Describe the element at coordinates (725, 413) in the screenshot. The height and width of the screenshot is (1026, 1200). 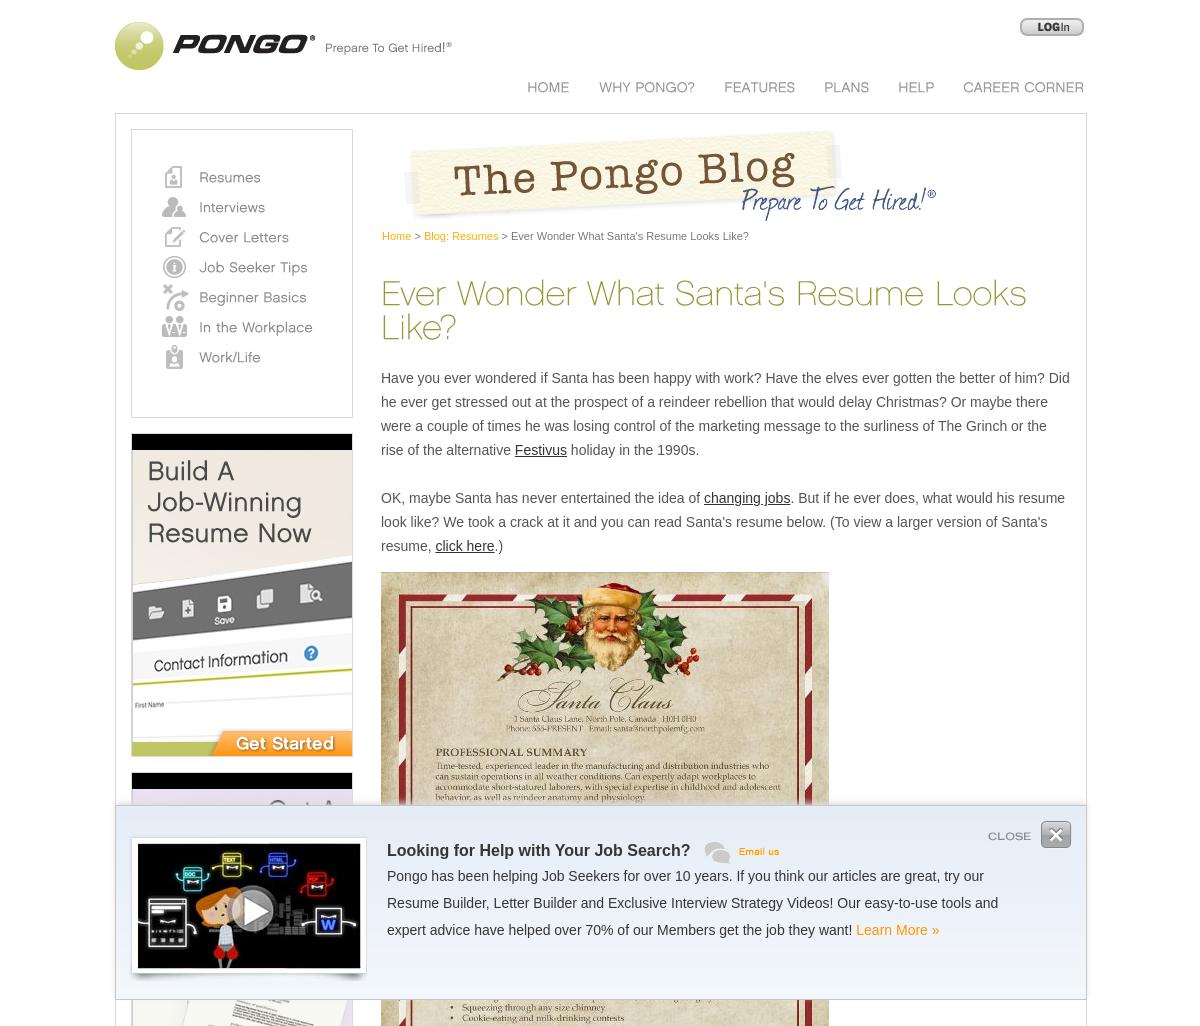
I see `'Have you ever wondered if Santa has been happy with work? Have the elves ever gotten the better of him? Did he ever get stressed out at the prospect of a reindeer rebellion that would delay Christmas? Or maybe there were a couple of times he was losing control of the marketing message to the surliness of The Grinch or the rise of the alternative'` at that location.